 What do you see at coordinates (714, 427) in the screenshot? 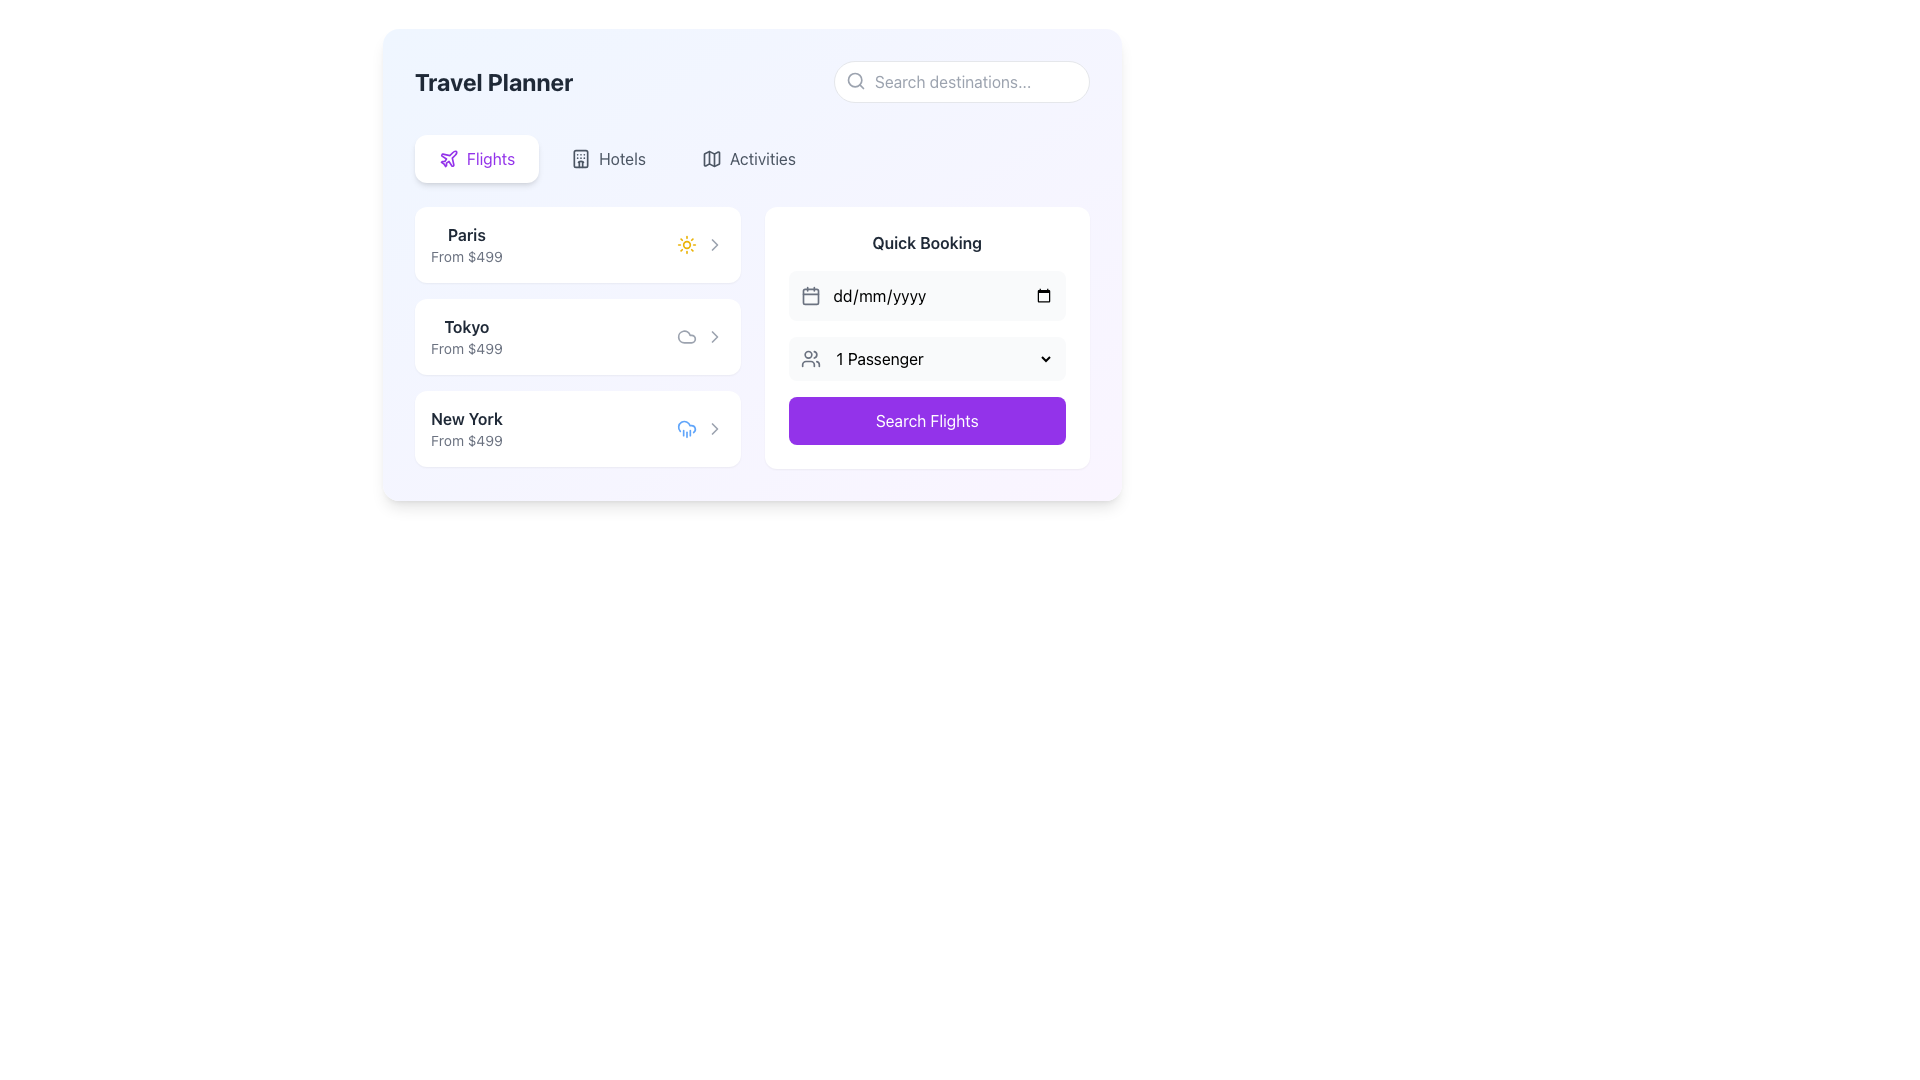
I see `the small gray chevron icon located to the right of the 'New York' text in the list of selectable travel destinations` at bounding box center [714, 427].